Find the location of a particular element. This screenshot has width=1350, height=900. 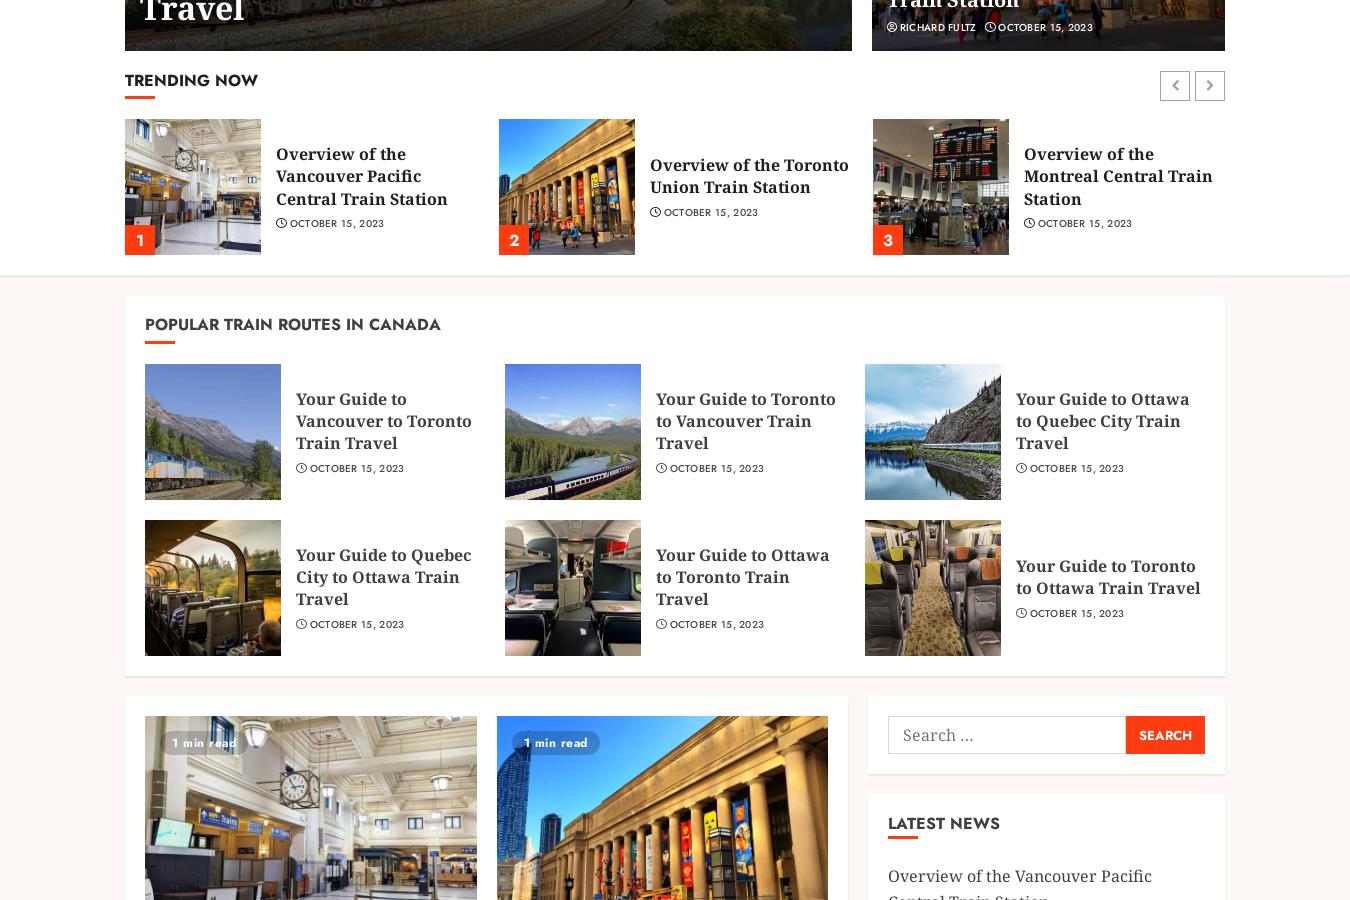

'Your Guide to Ottawa to Quebec City Train Travel' is located at coordinates (1102, 420).